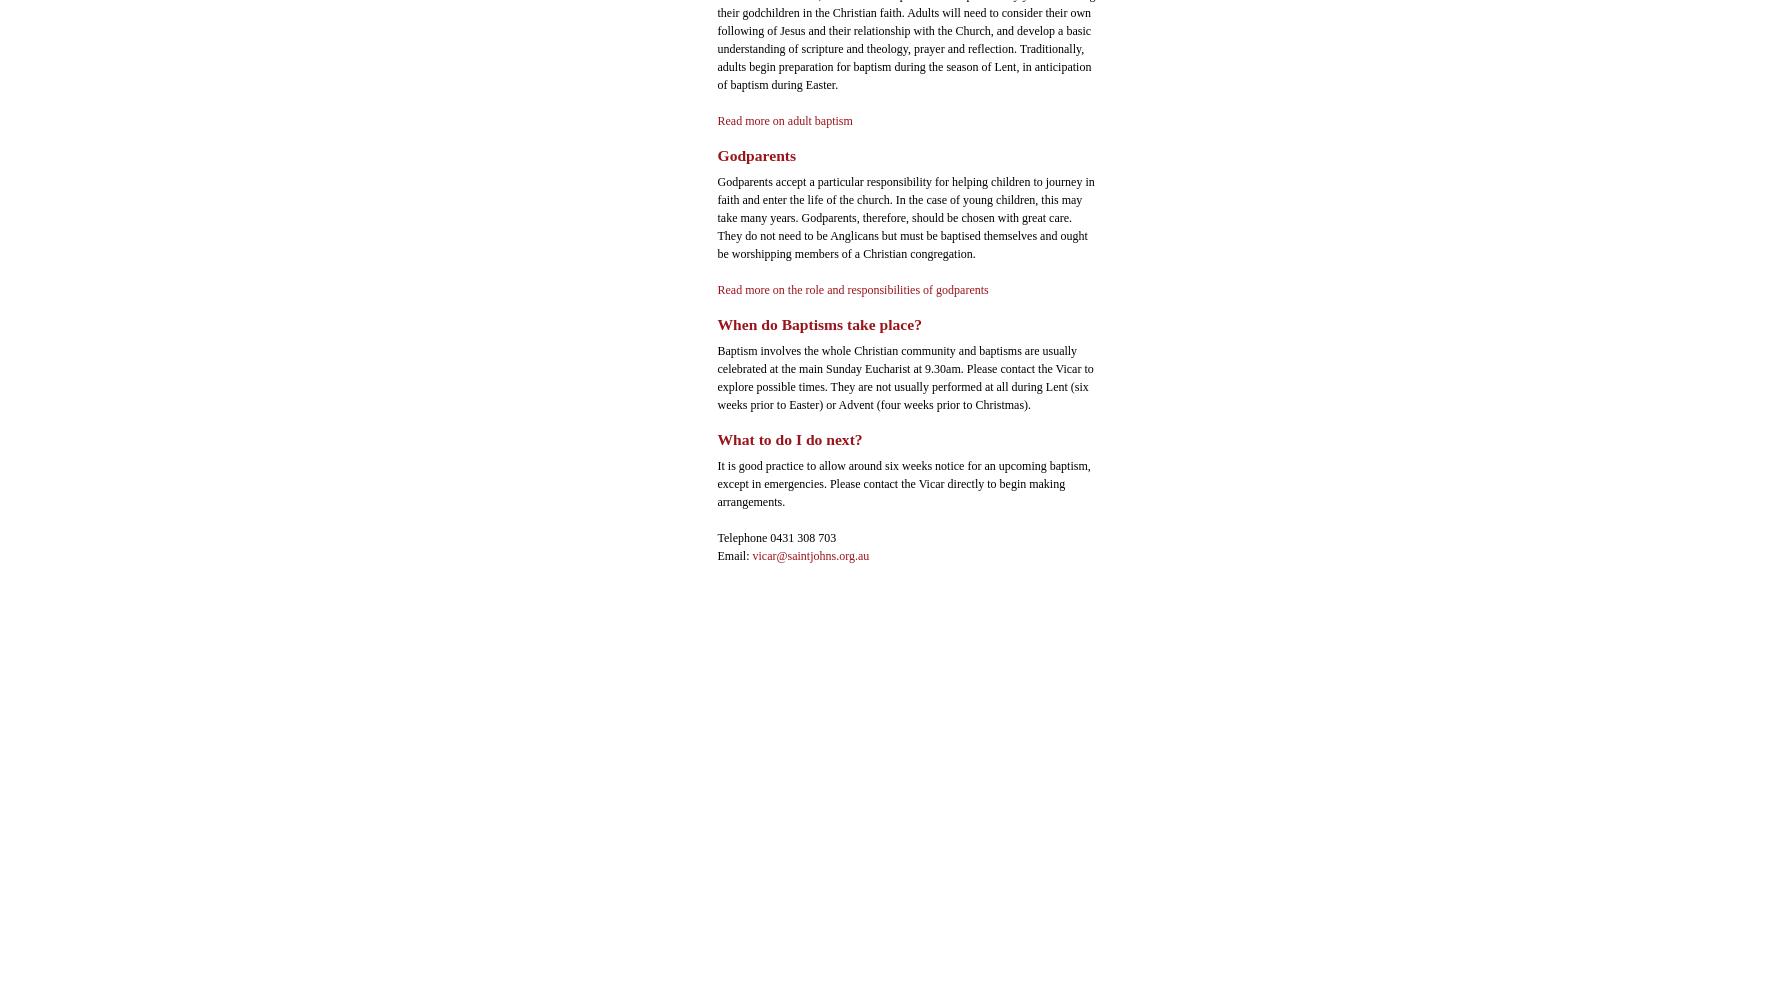  What do you see at coordinates (756, 154) in the screenshot?
I see `'Godparents'` at bounding box center [756, 154].